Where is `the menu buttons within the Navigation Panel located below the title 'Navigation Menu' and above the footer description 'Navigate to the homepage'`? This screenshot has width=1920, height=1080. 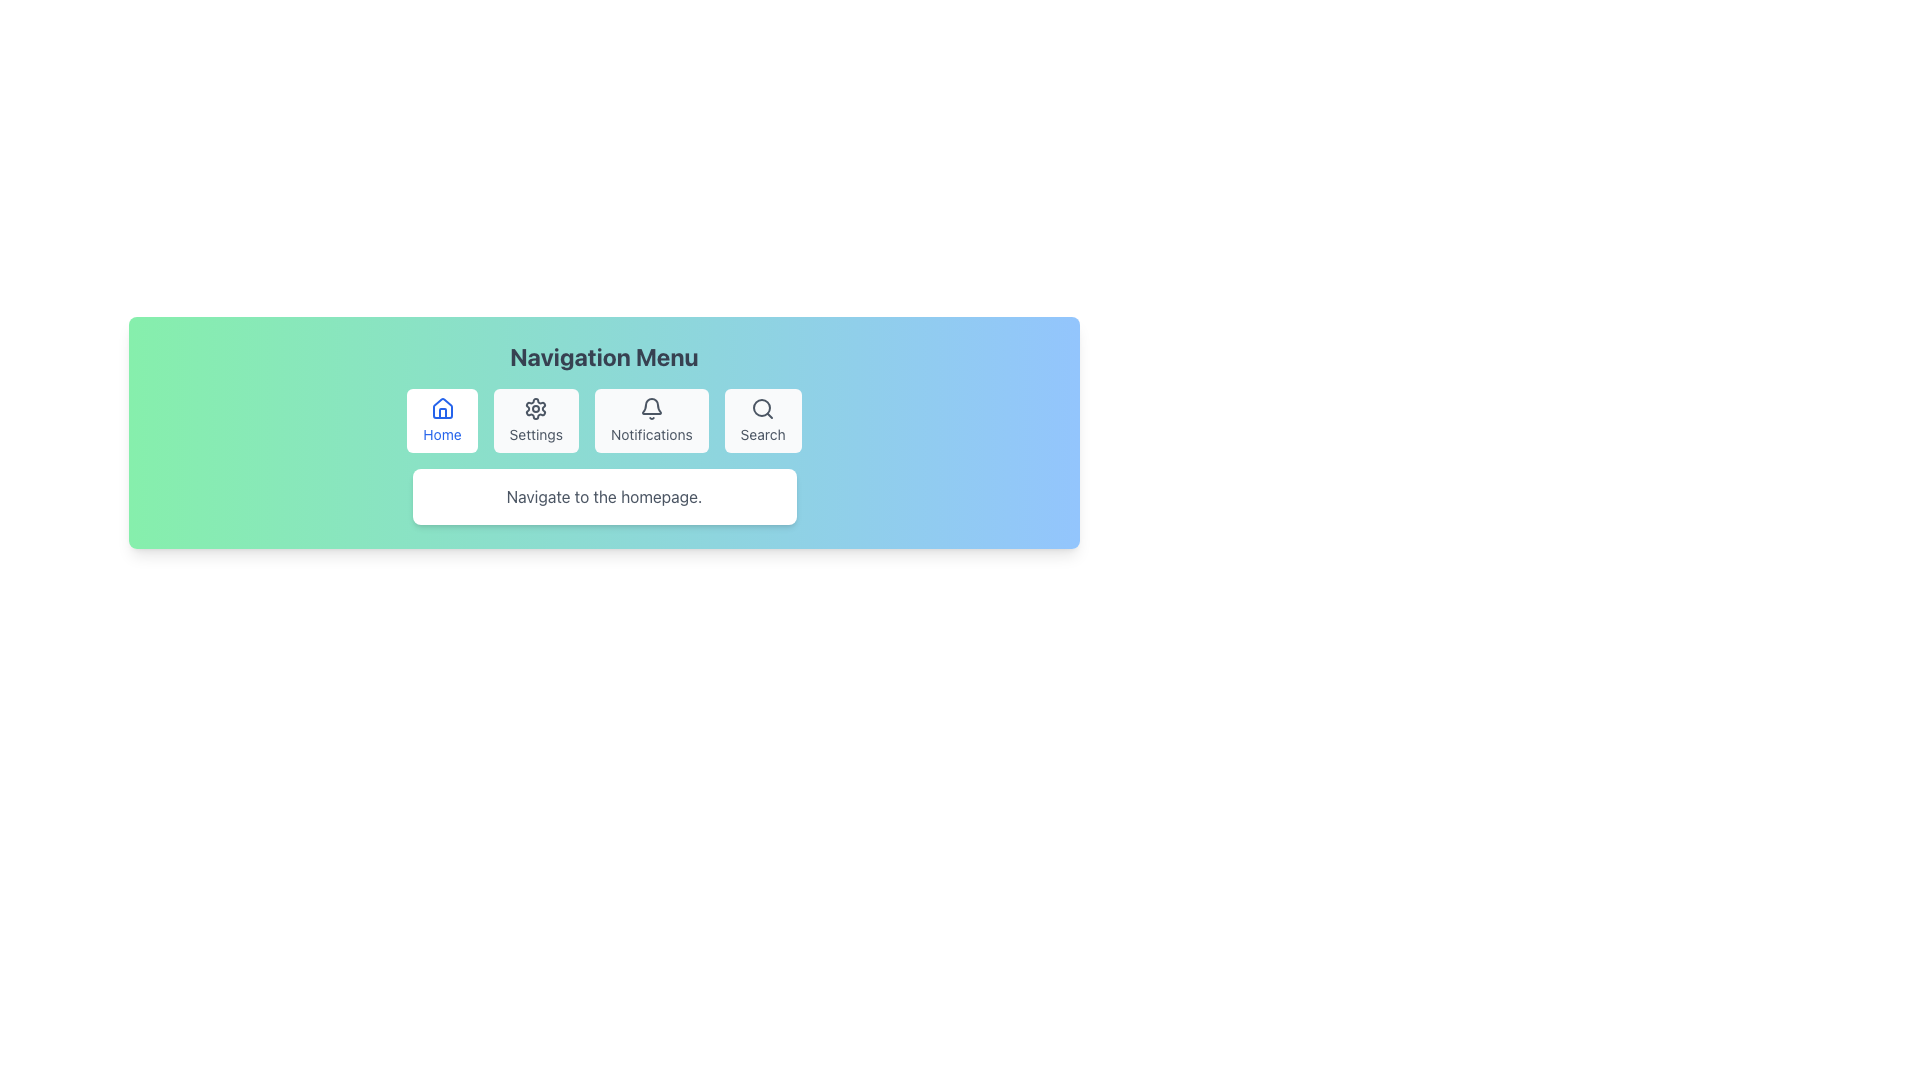 the menu buttons within the Navigation Panel located below the title 'Navigation Menu' and above the footer description 'Navigate to the homepage' is located at coordinates (603, 431).